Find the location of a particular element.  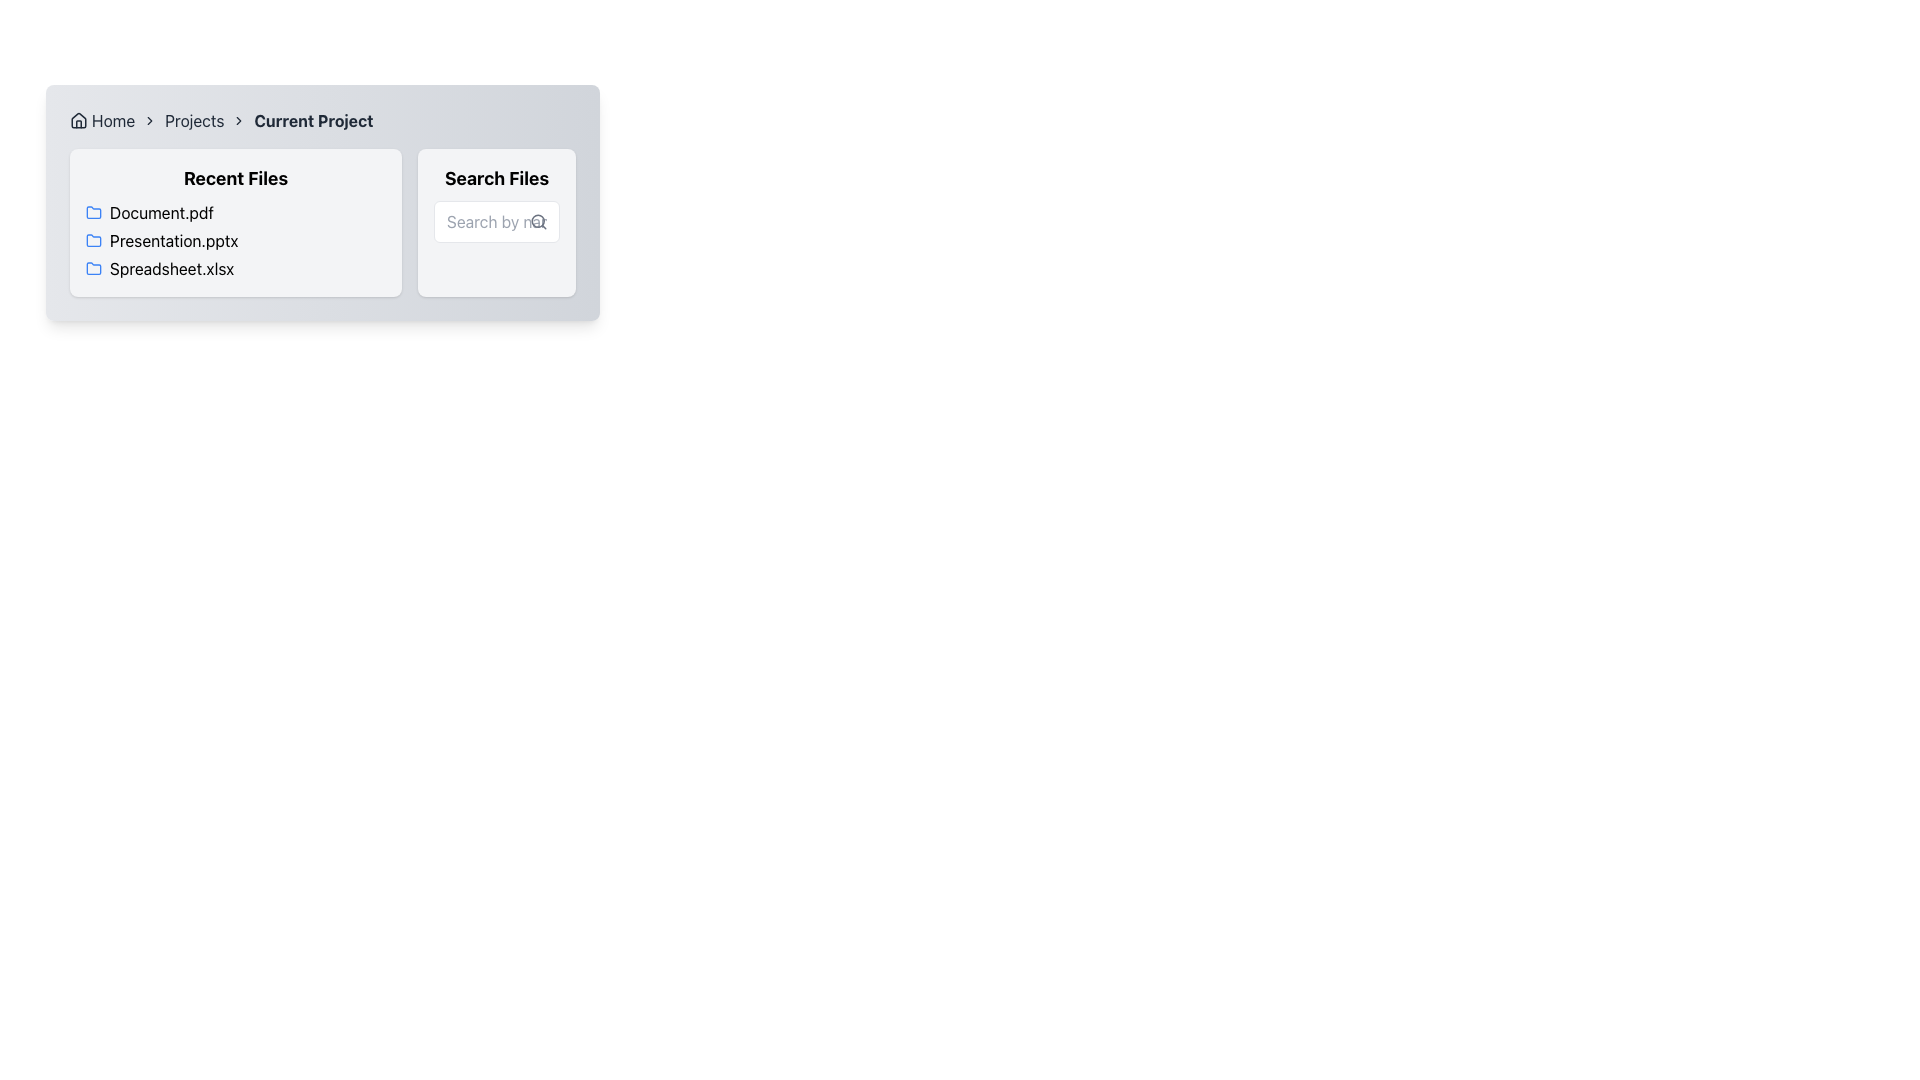

the text label displaying the file name 'Presentation.pptx' is located at coordinates (174, 239).